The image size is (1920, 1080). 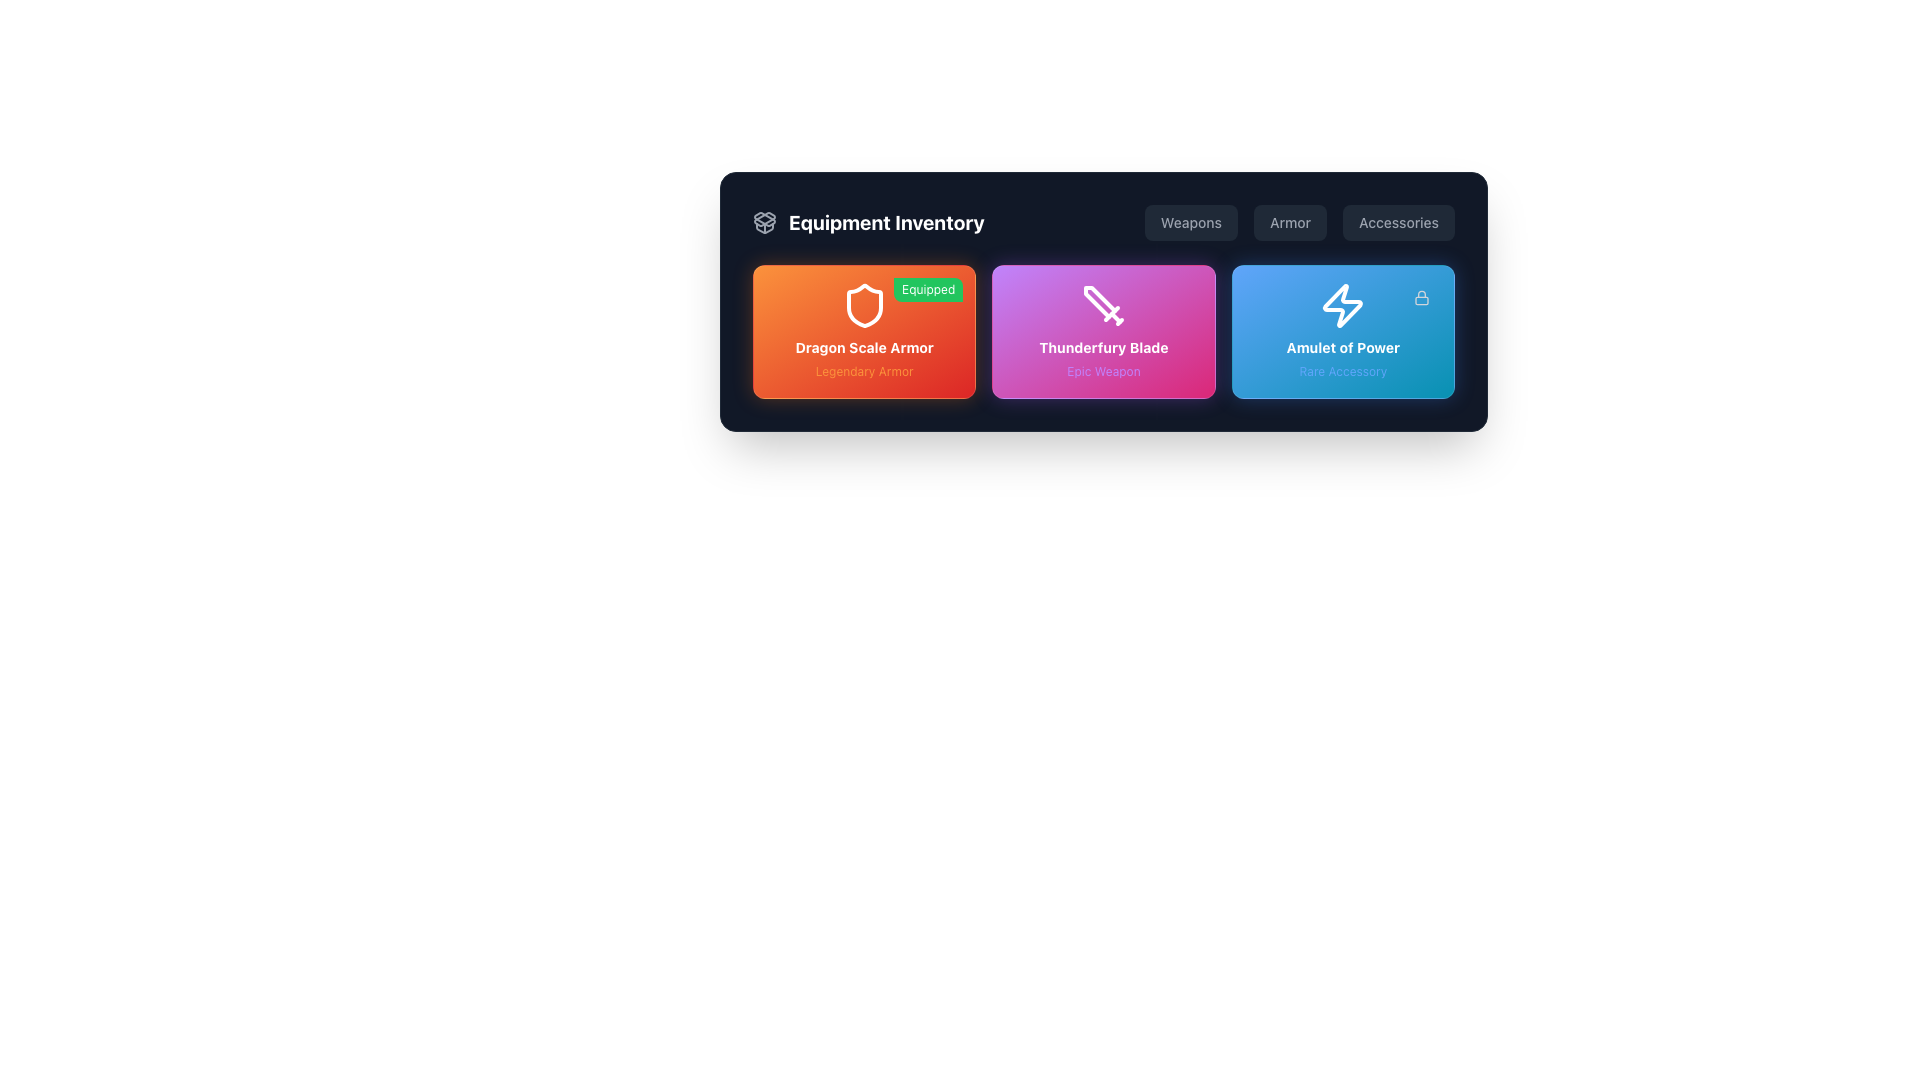 What do you see at coordinates (1343, 330) in the screenshot?
I see `the Card component representing the 'Amulet of Power' in the Equipment Inventory` at bounding box center [1343, 330].